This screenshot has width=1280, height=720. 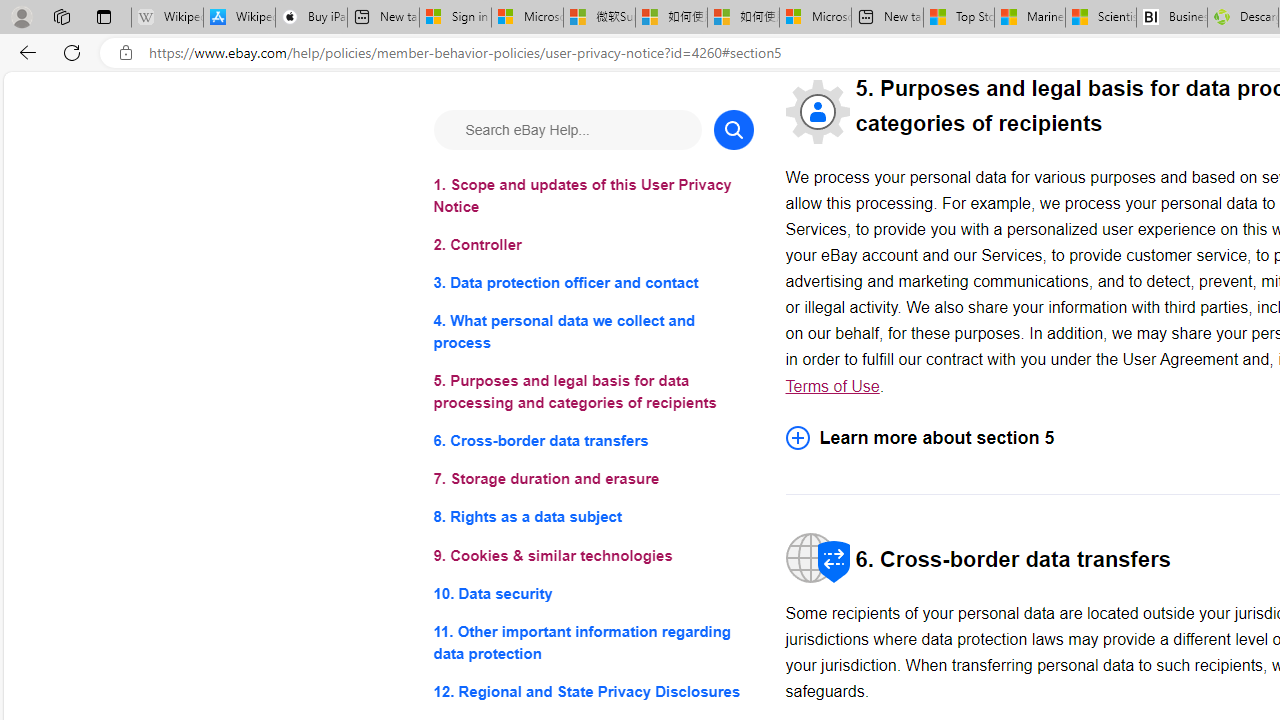 What do you see at coordinates (592, 479) in the screenshot?
I see `'7. Storage duration and erasure'` at bounding box center [592, 479].